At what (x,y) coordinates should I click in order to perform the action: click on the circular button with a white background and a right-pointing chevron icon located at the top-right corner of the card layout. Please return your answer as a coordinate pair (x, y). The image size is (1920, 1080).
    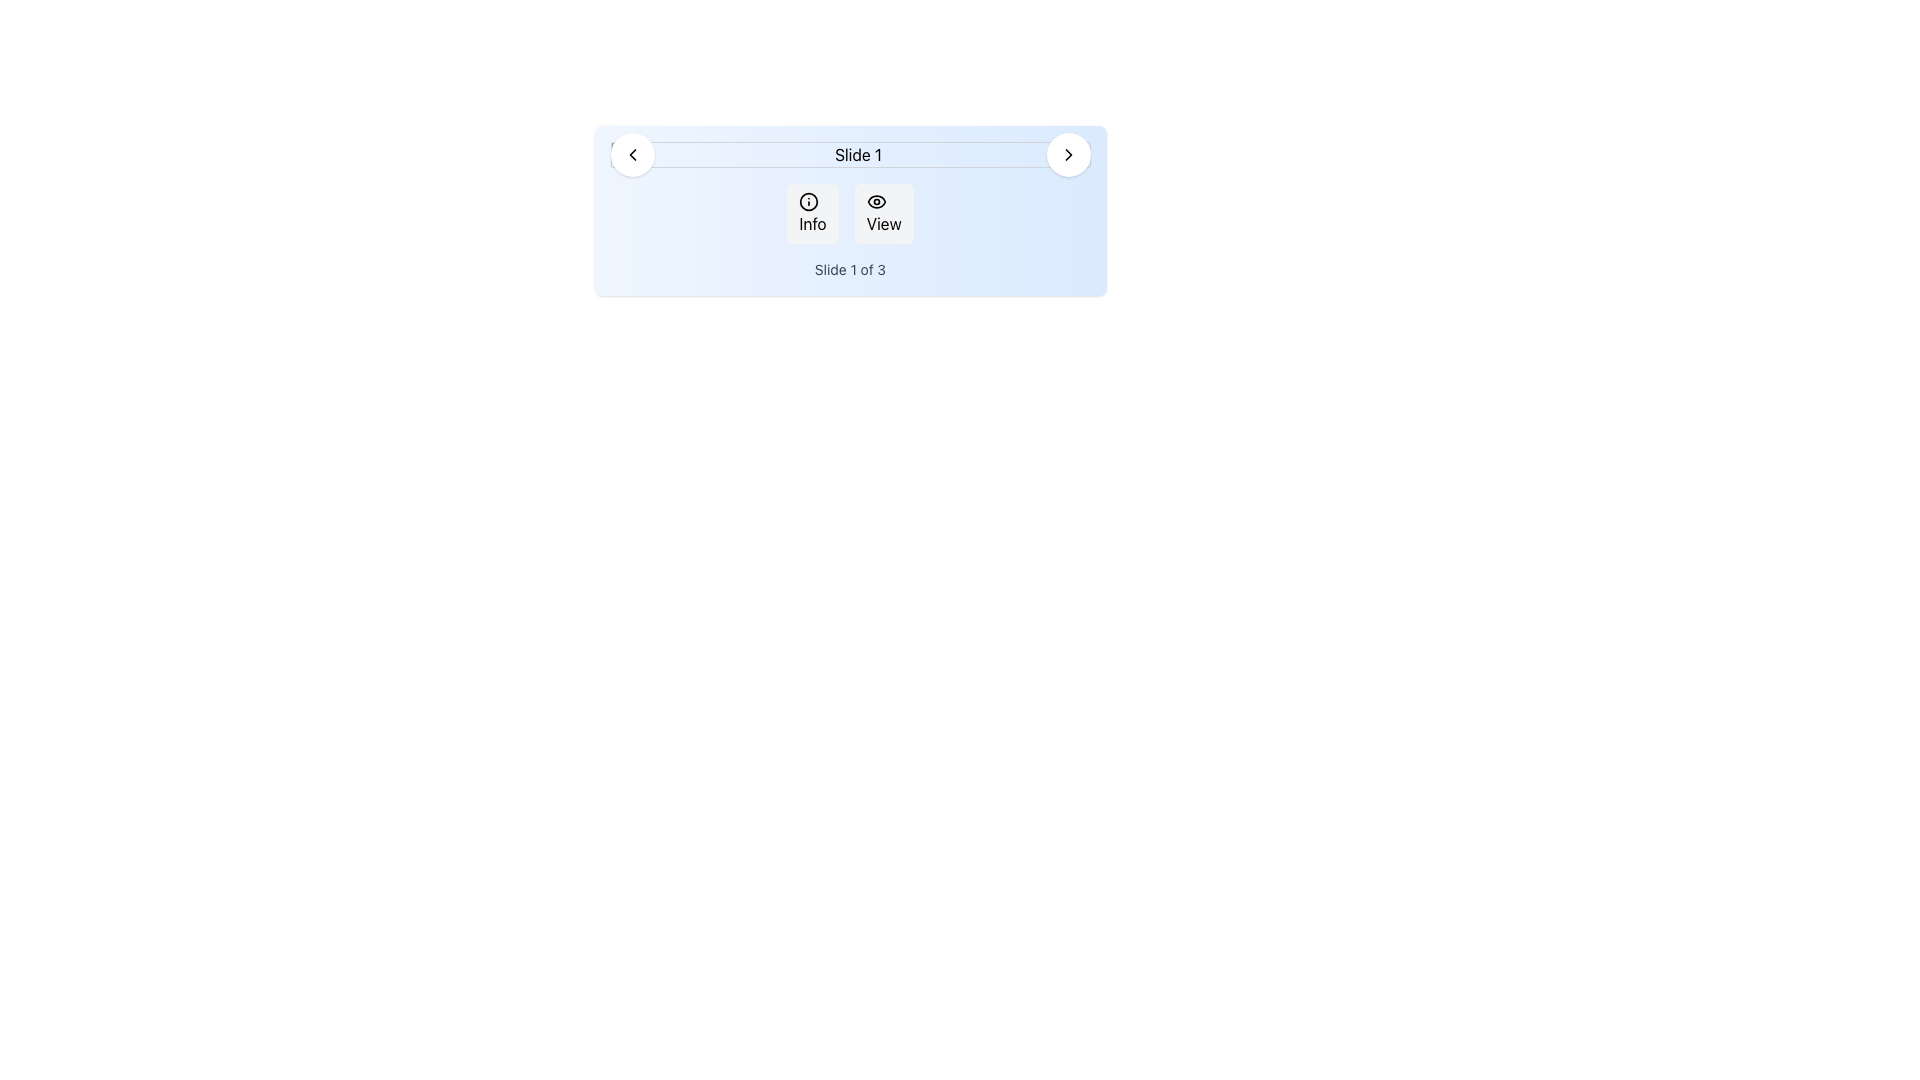
    Looking at the image, I should click on (1067, 153).